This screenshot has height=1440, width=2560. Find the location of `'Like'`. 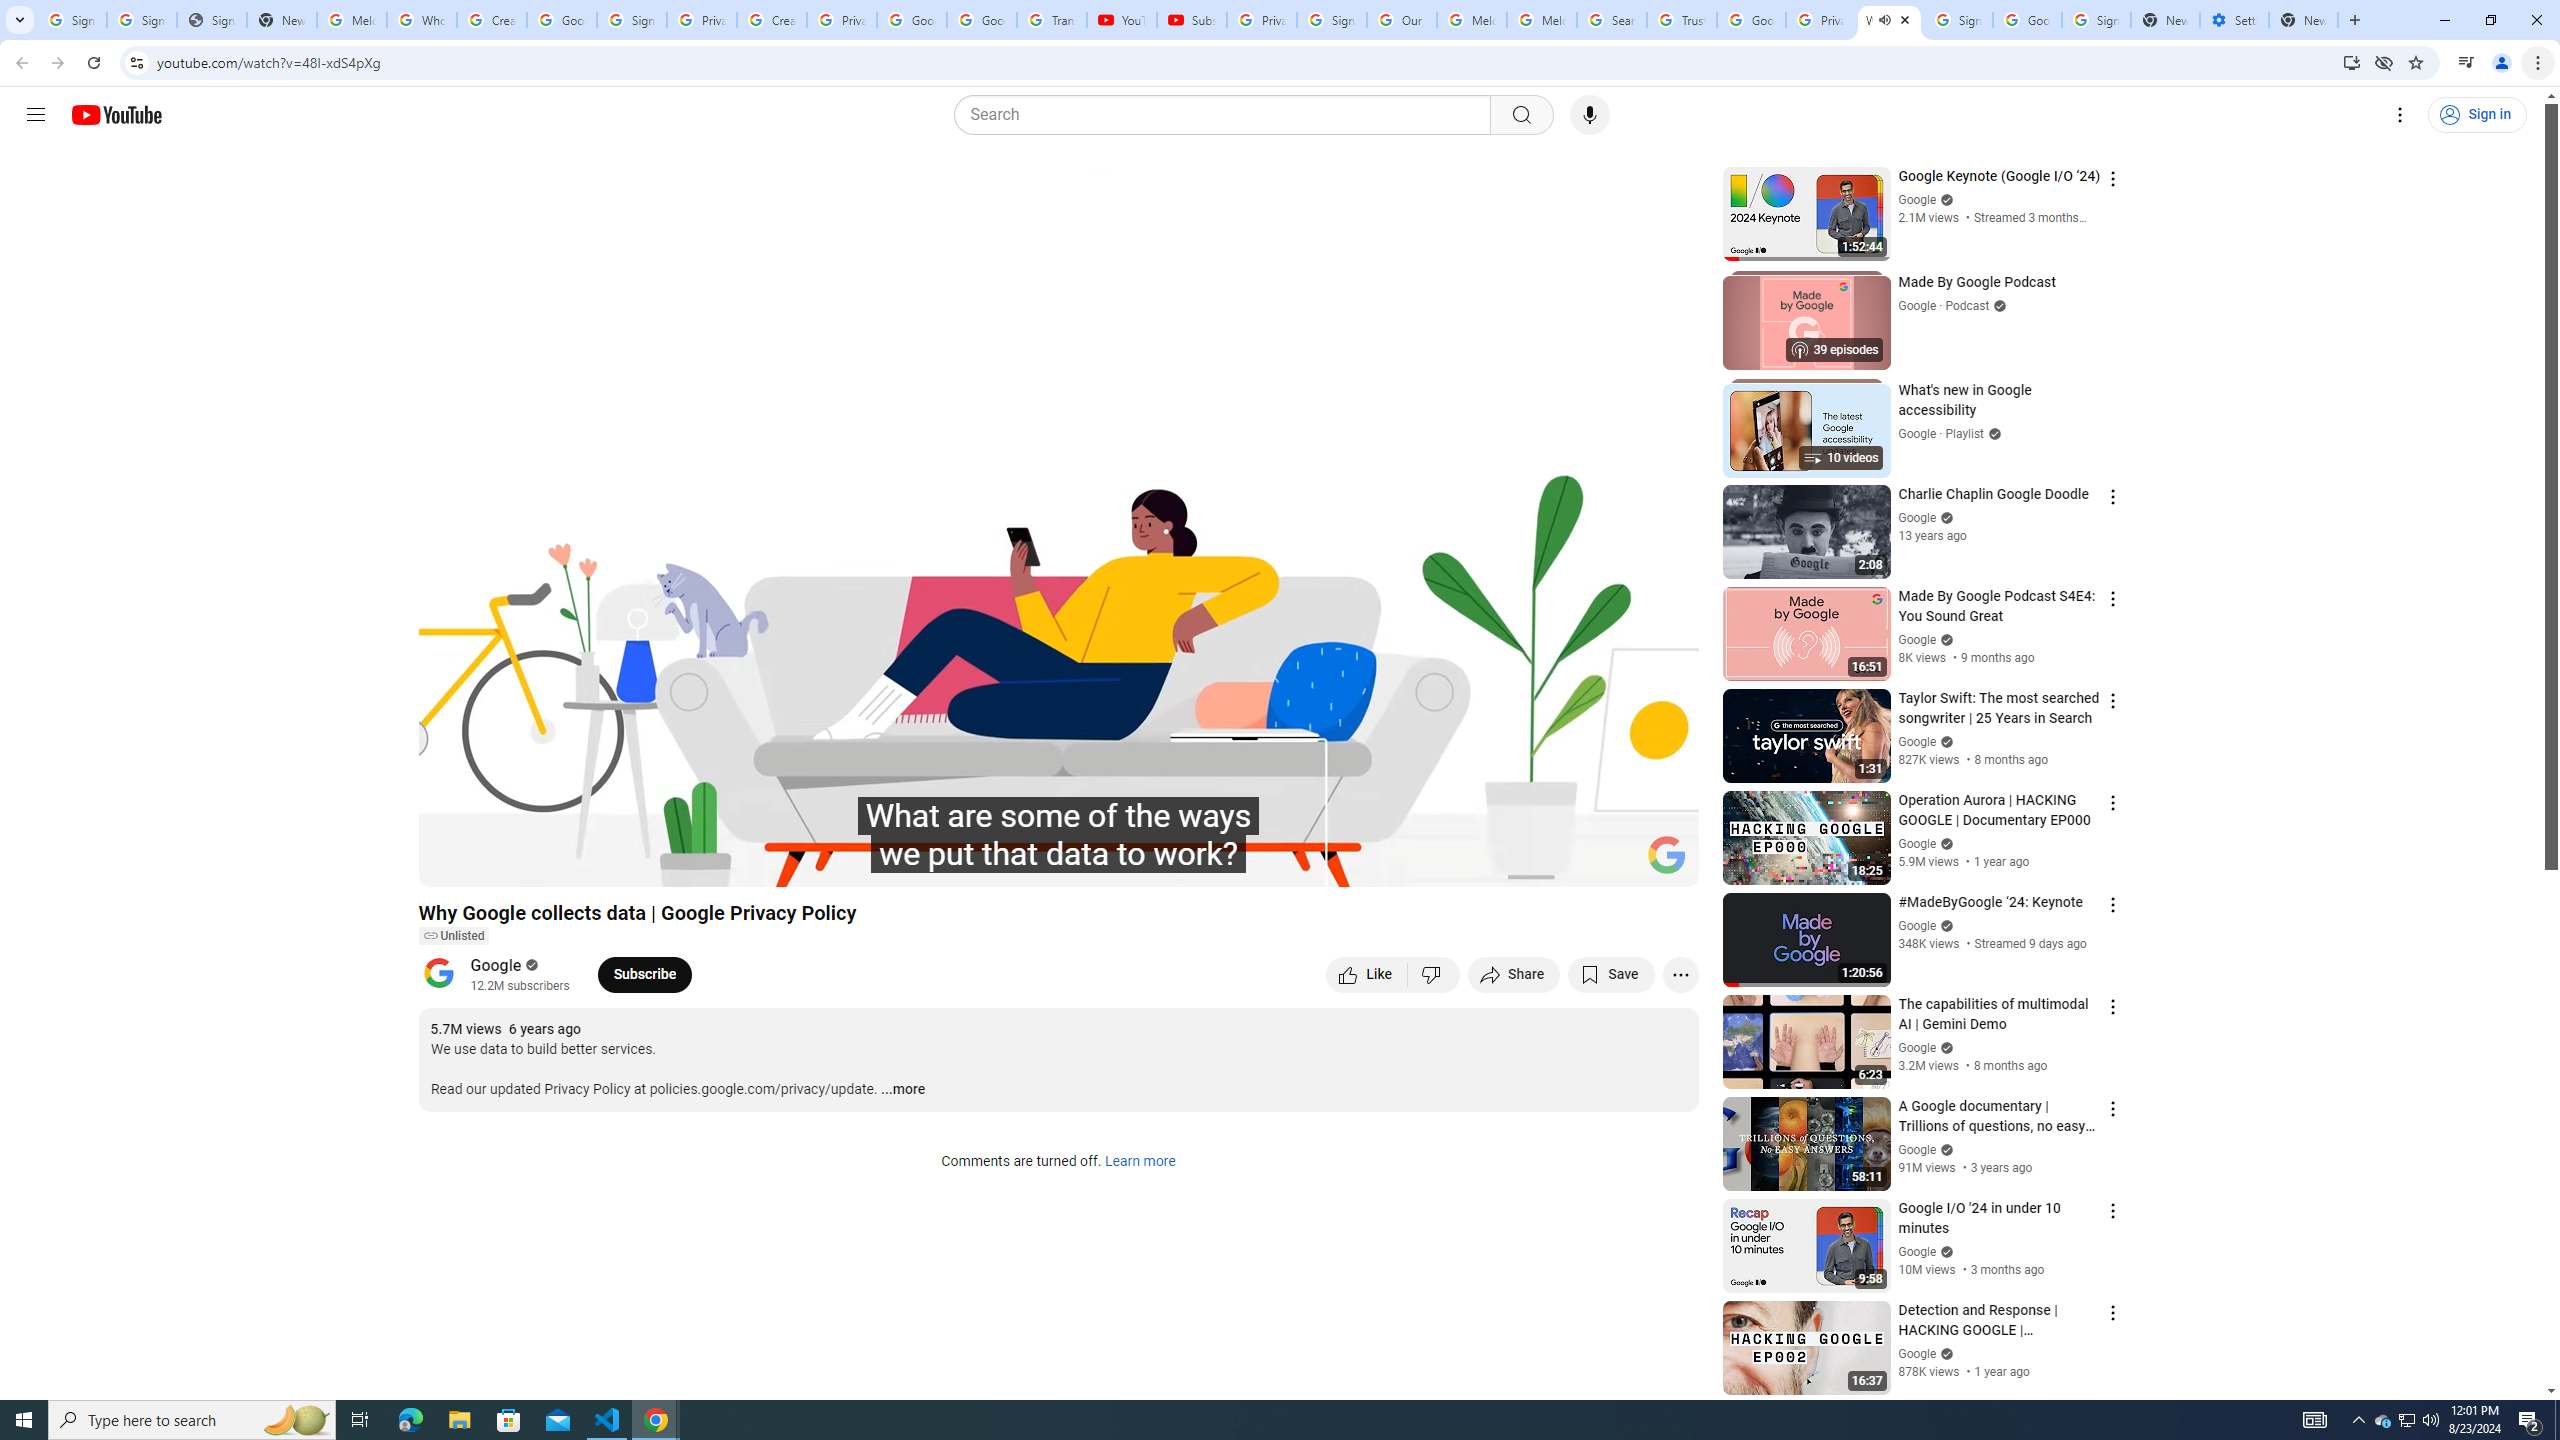

'Like' is located at coordinates (1366, 973).